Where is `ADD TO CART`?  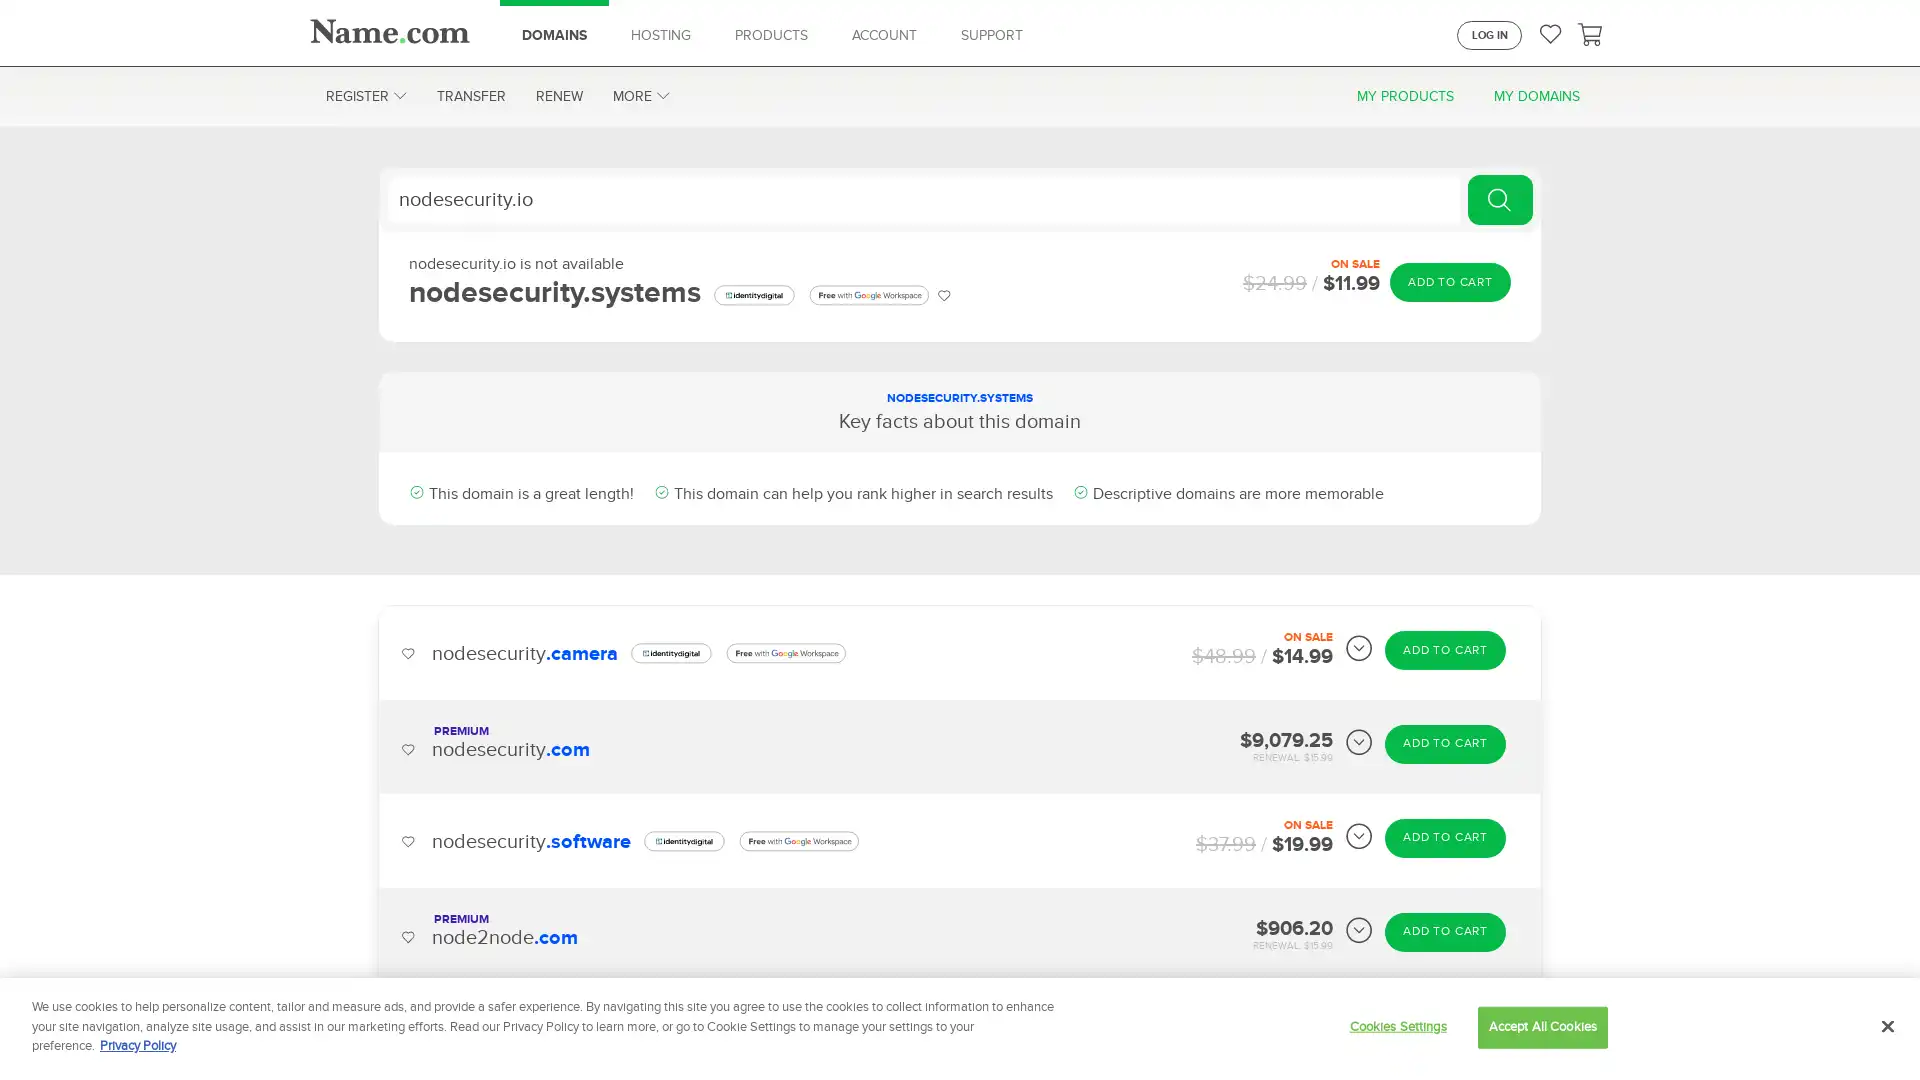
ADD TO CART is located at coordinates (1445, 931).